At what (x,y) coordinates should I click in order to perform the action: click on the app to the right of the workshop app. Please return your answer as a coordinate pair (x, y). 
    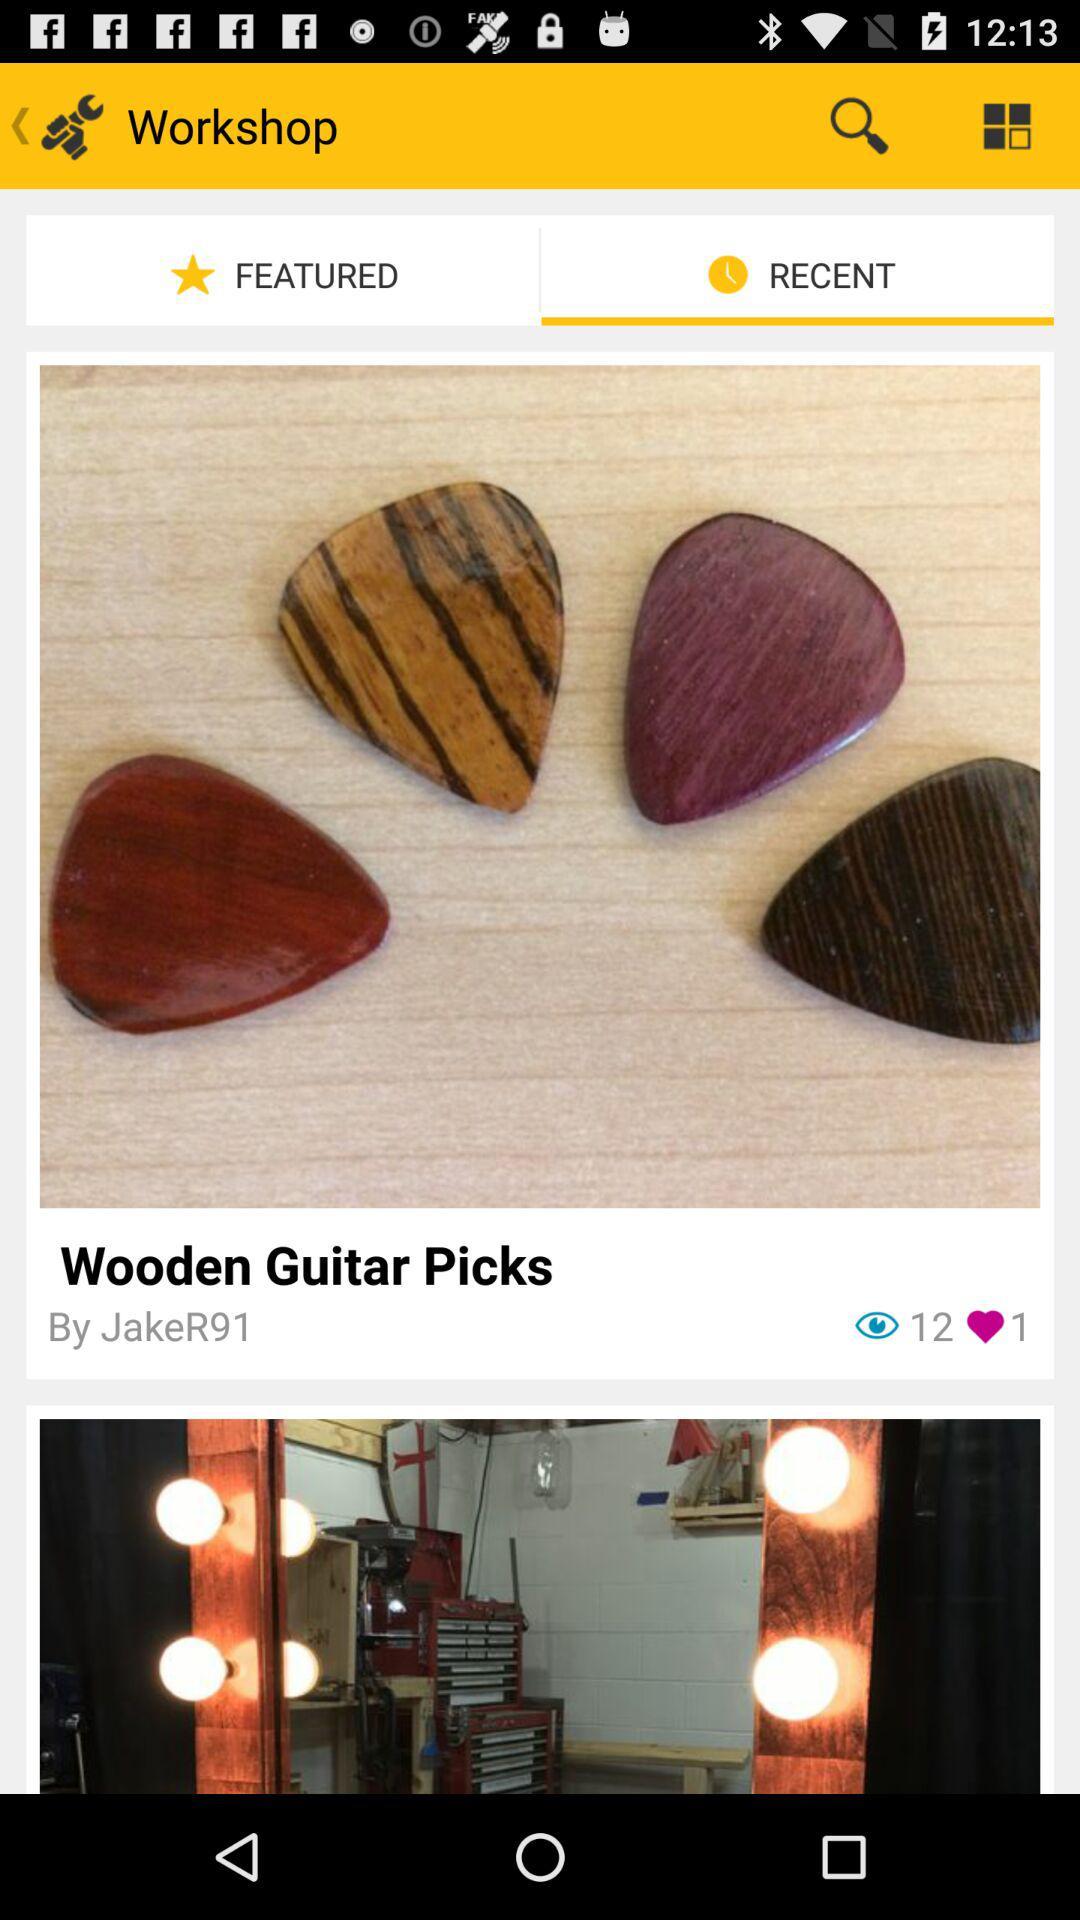
    Looking at the image, I should click on (858, 124).